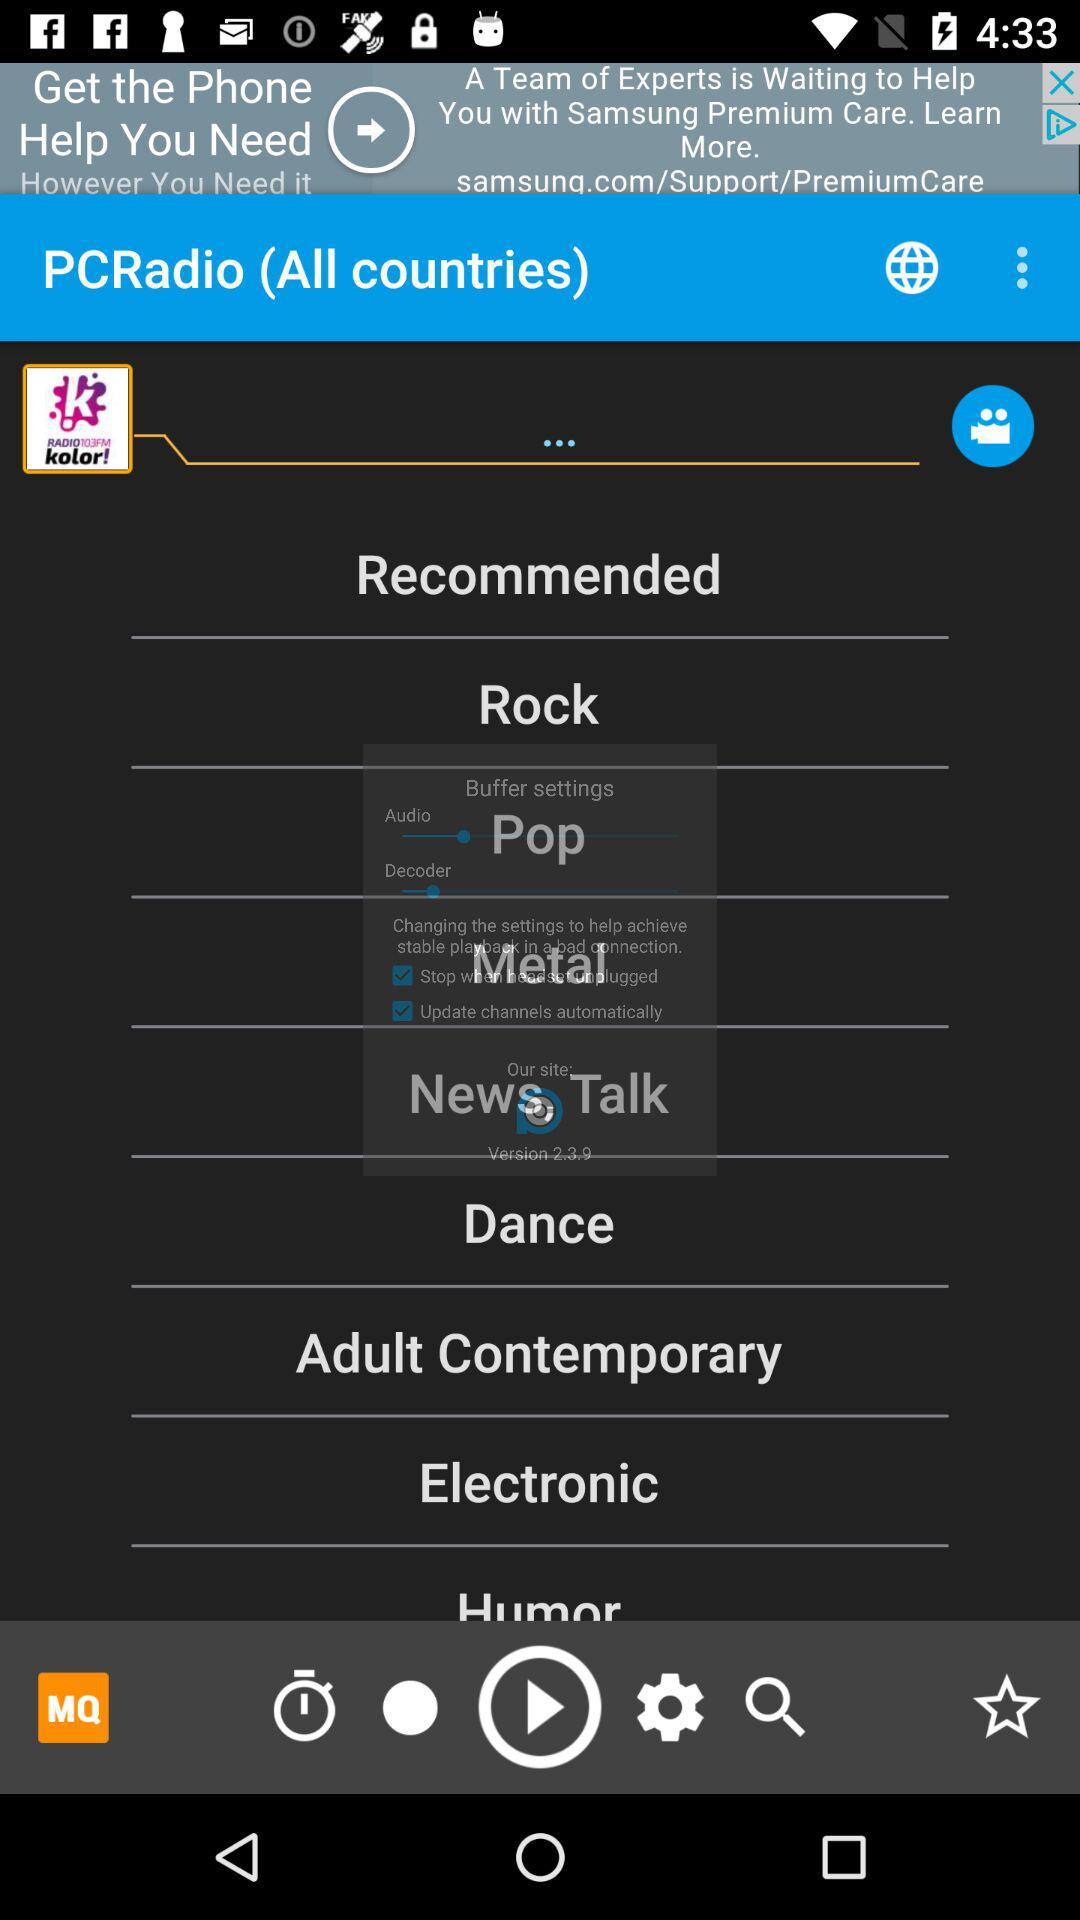 The width and height of the screenshot is (1080, 1920). What do you see at coordinates (304, 1706) in the screenshot?
I see `alarm` at bounding box center [304, 1706].